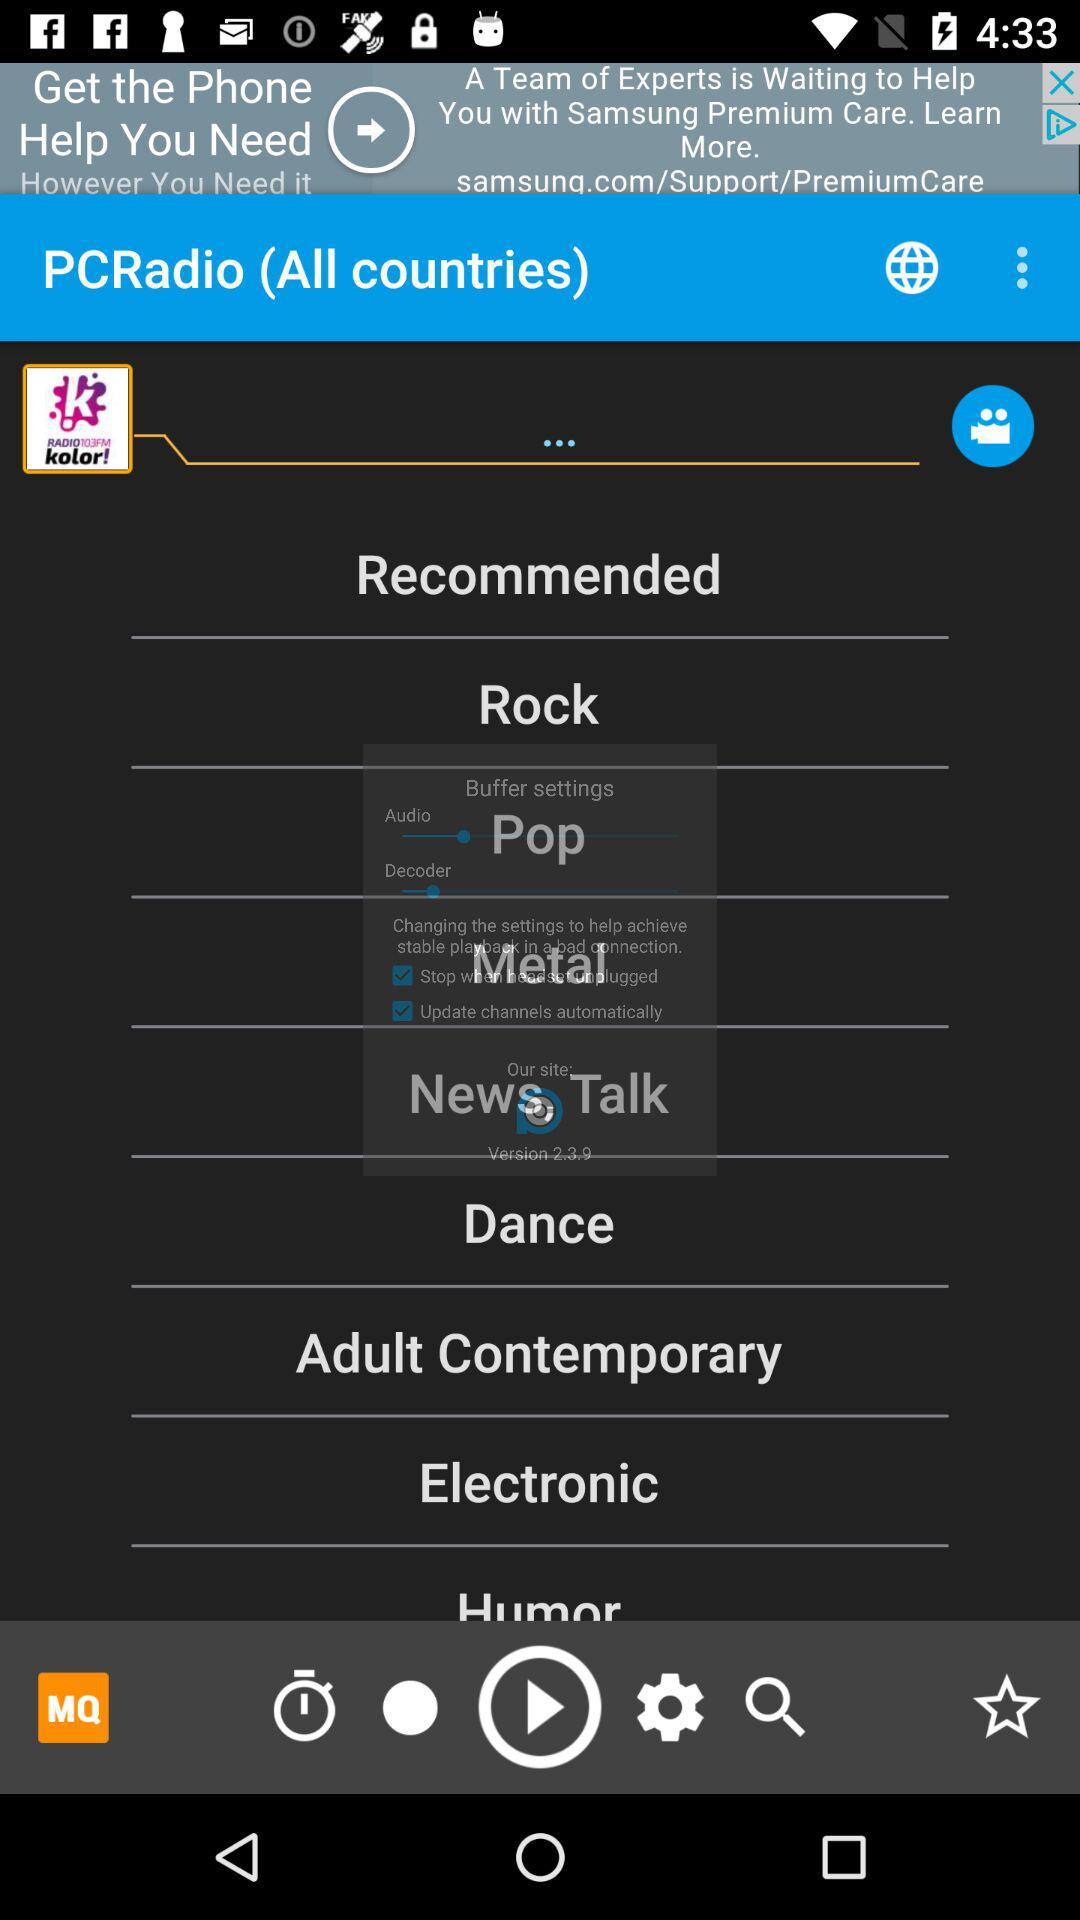 The width and height of the screenshot is (1080, 1920). What do you see at coordinates (304, 1706) in the screenshot?
I see `alarm` at bounding box center [304, 1706].